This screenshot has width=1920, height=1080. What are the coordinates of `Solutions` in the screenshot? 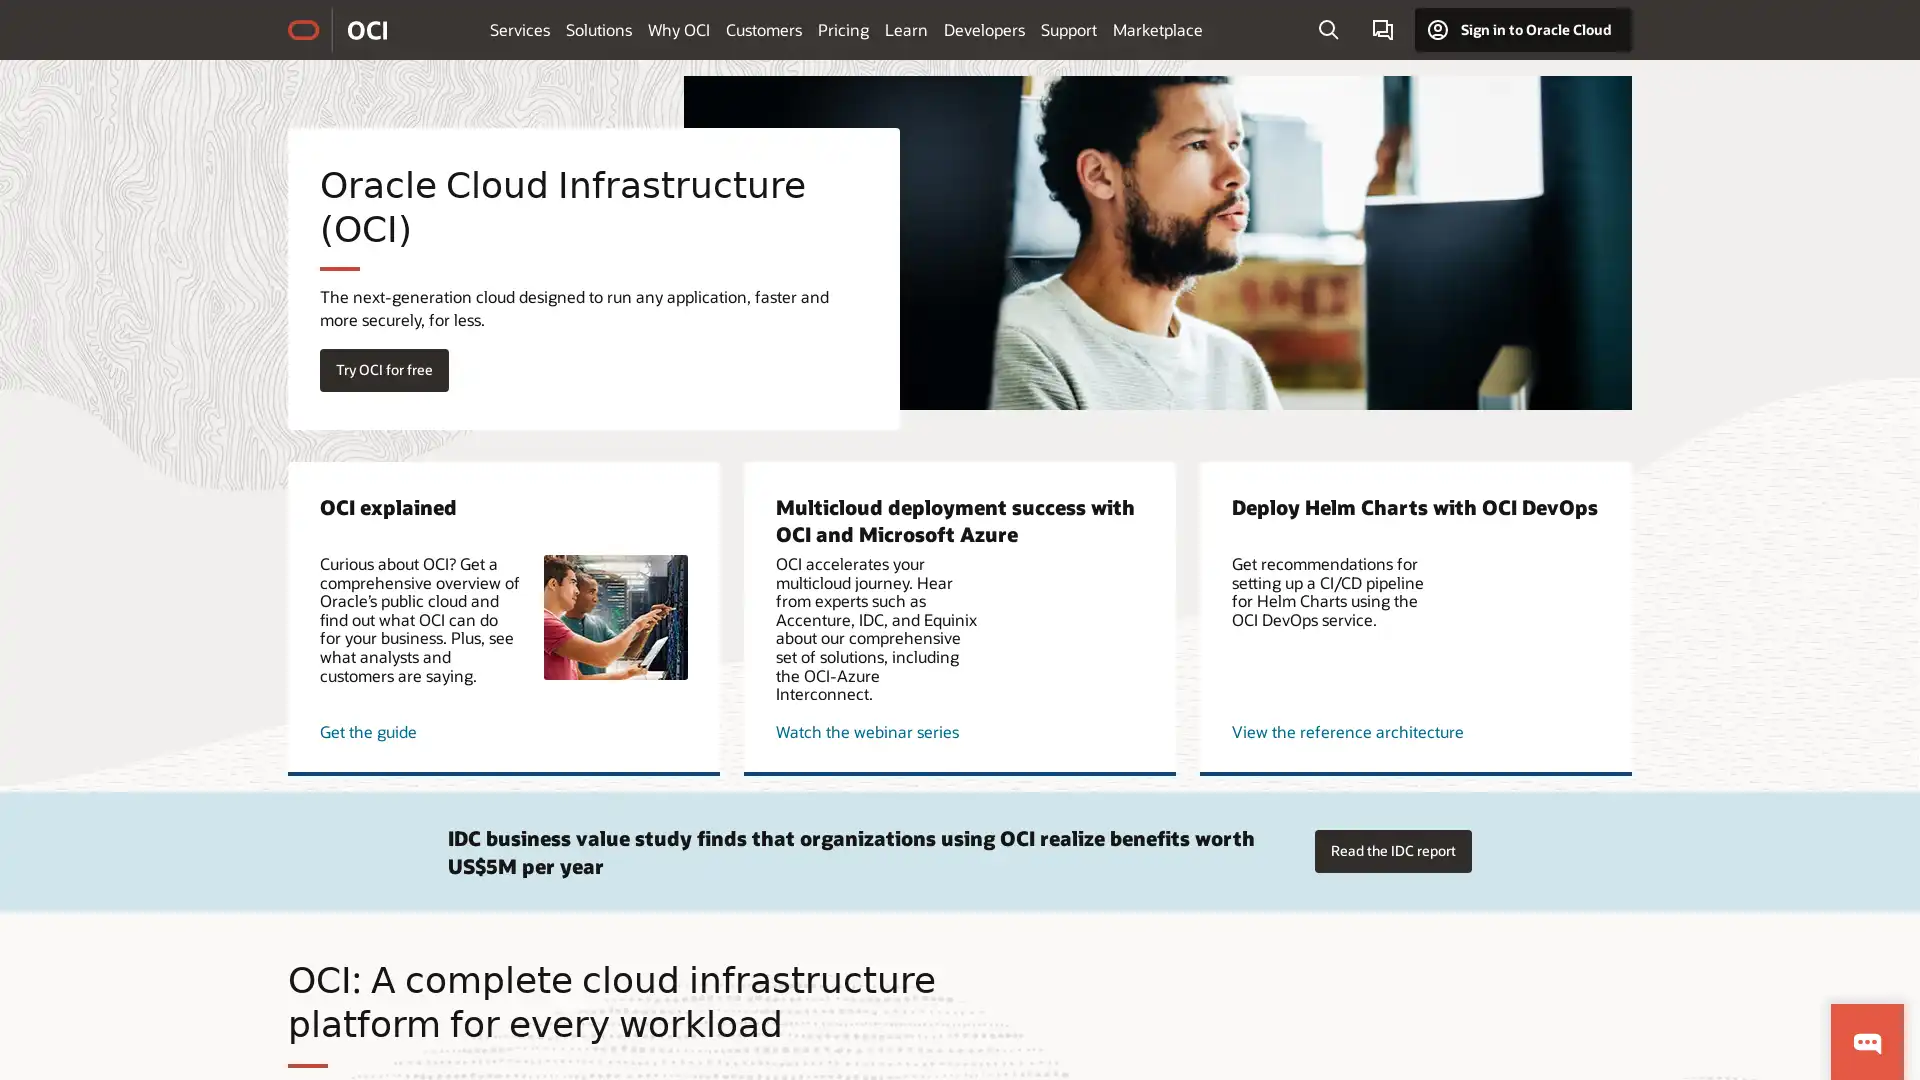 It's located at (598, 29).